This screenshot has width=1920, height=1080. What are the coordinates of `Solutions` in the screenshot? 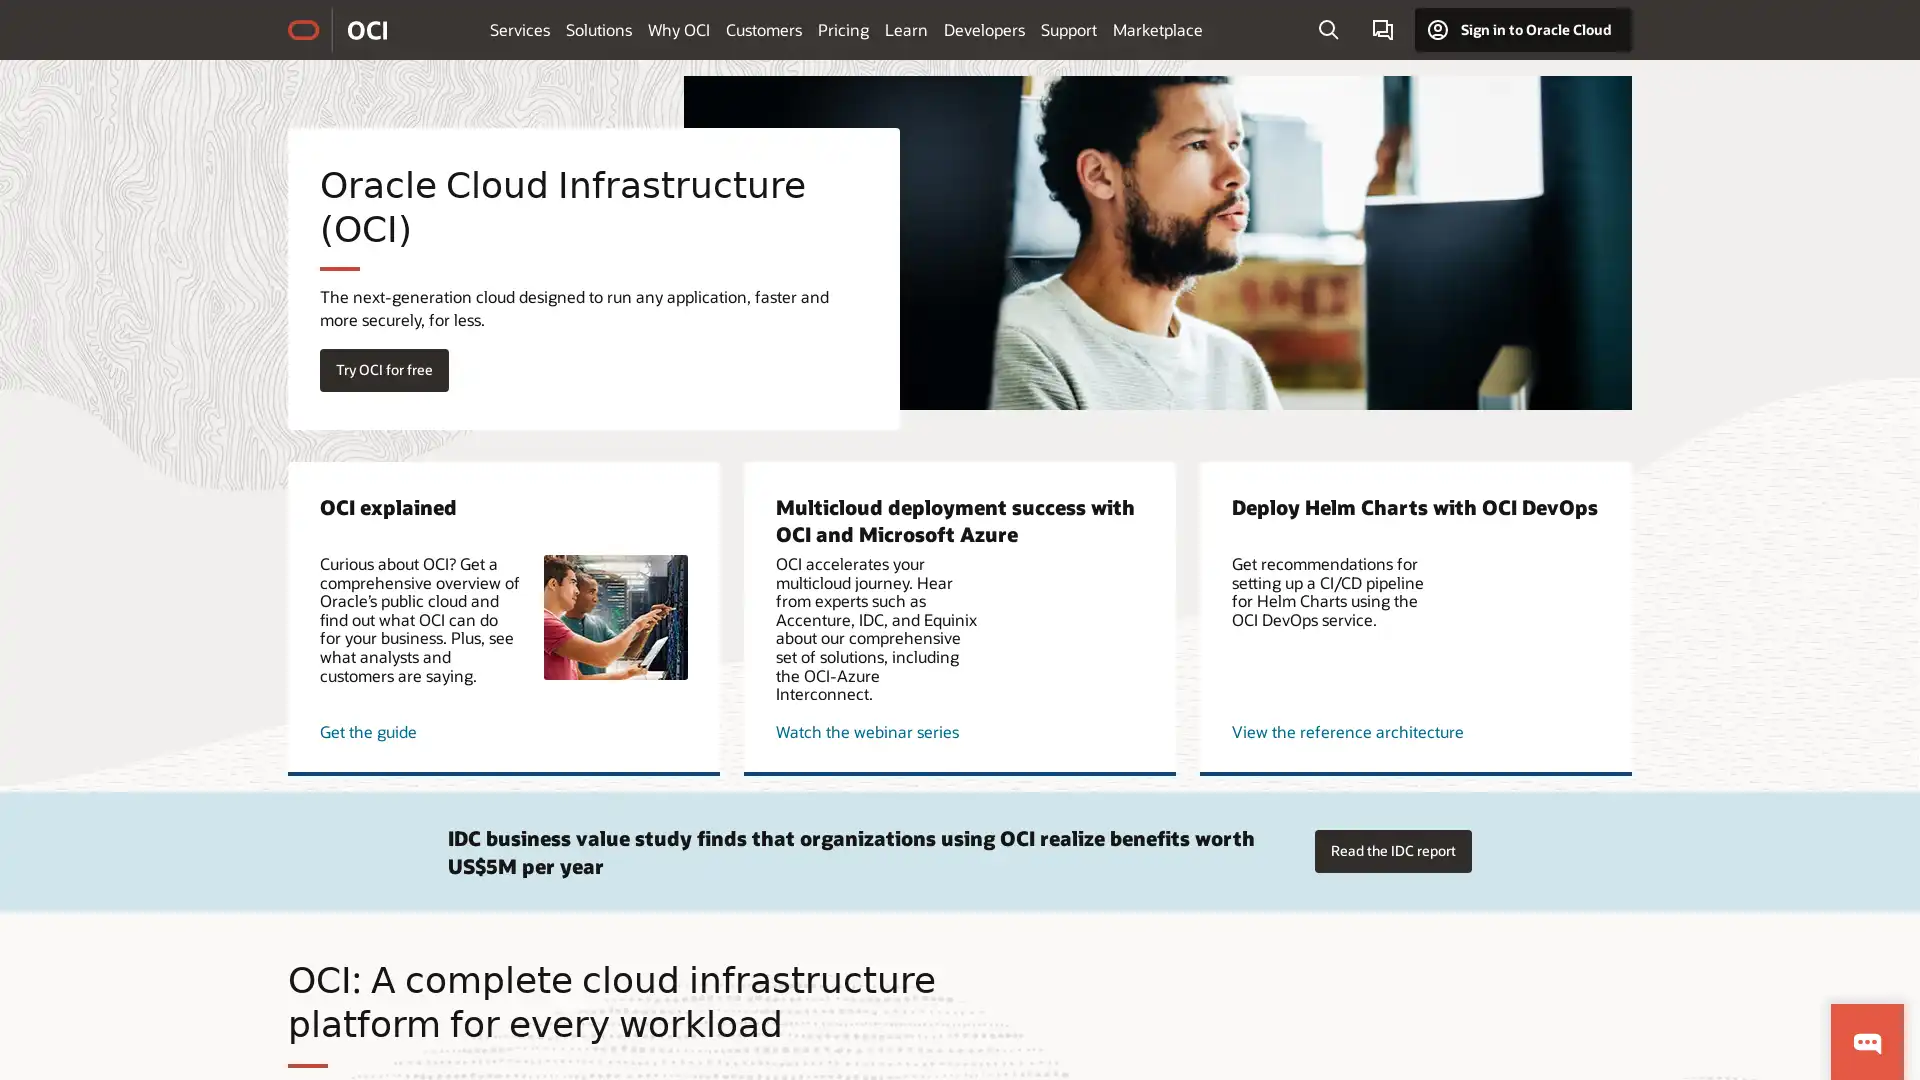 It's located at (598, 29).